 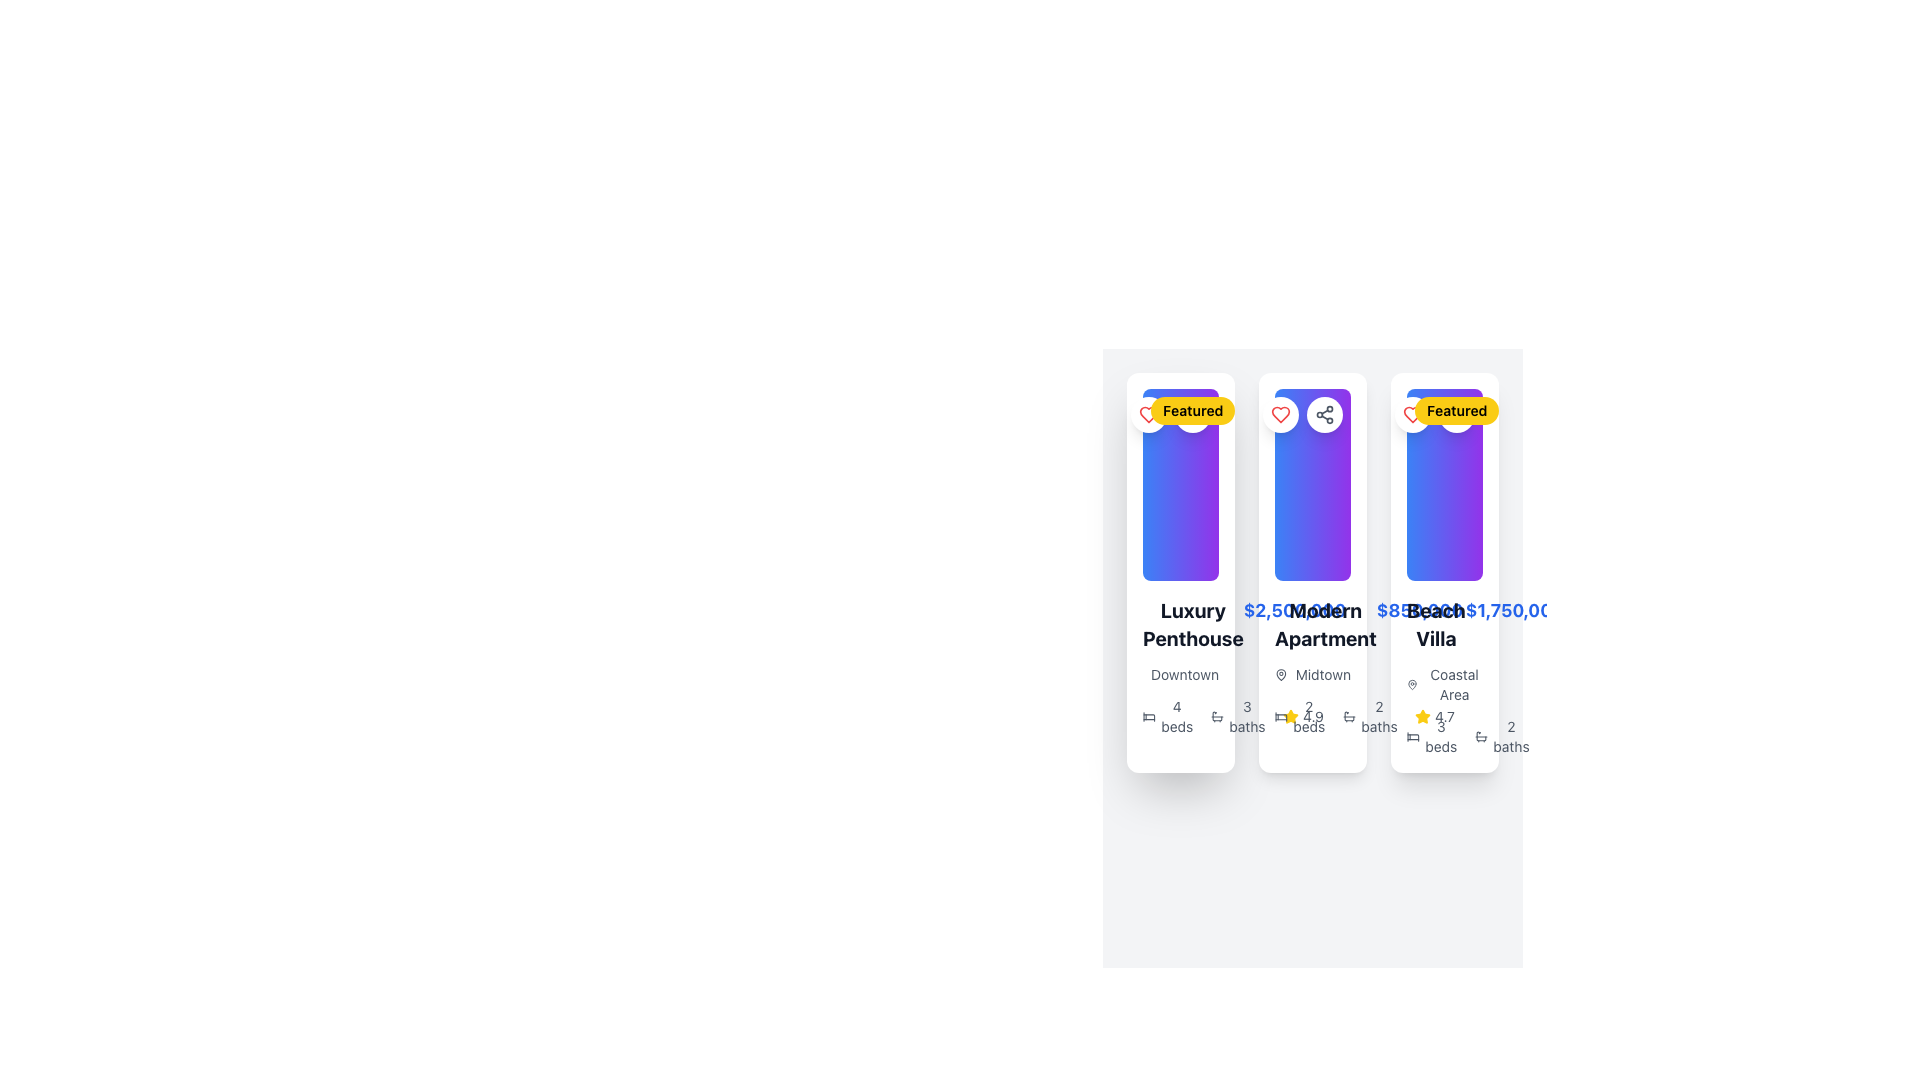 What do you see at coordinates (1193, 410) in the screenshot?
I see `the 'Featured' badge, a visually prominent label with bold black text on a bright yellow rounded rectangle, located at the top-left corner of the 'Luxury Penthouse' card` at bounding box center [1193, 410].